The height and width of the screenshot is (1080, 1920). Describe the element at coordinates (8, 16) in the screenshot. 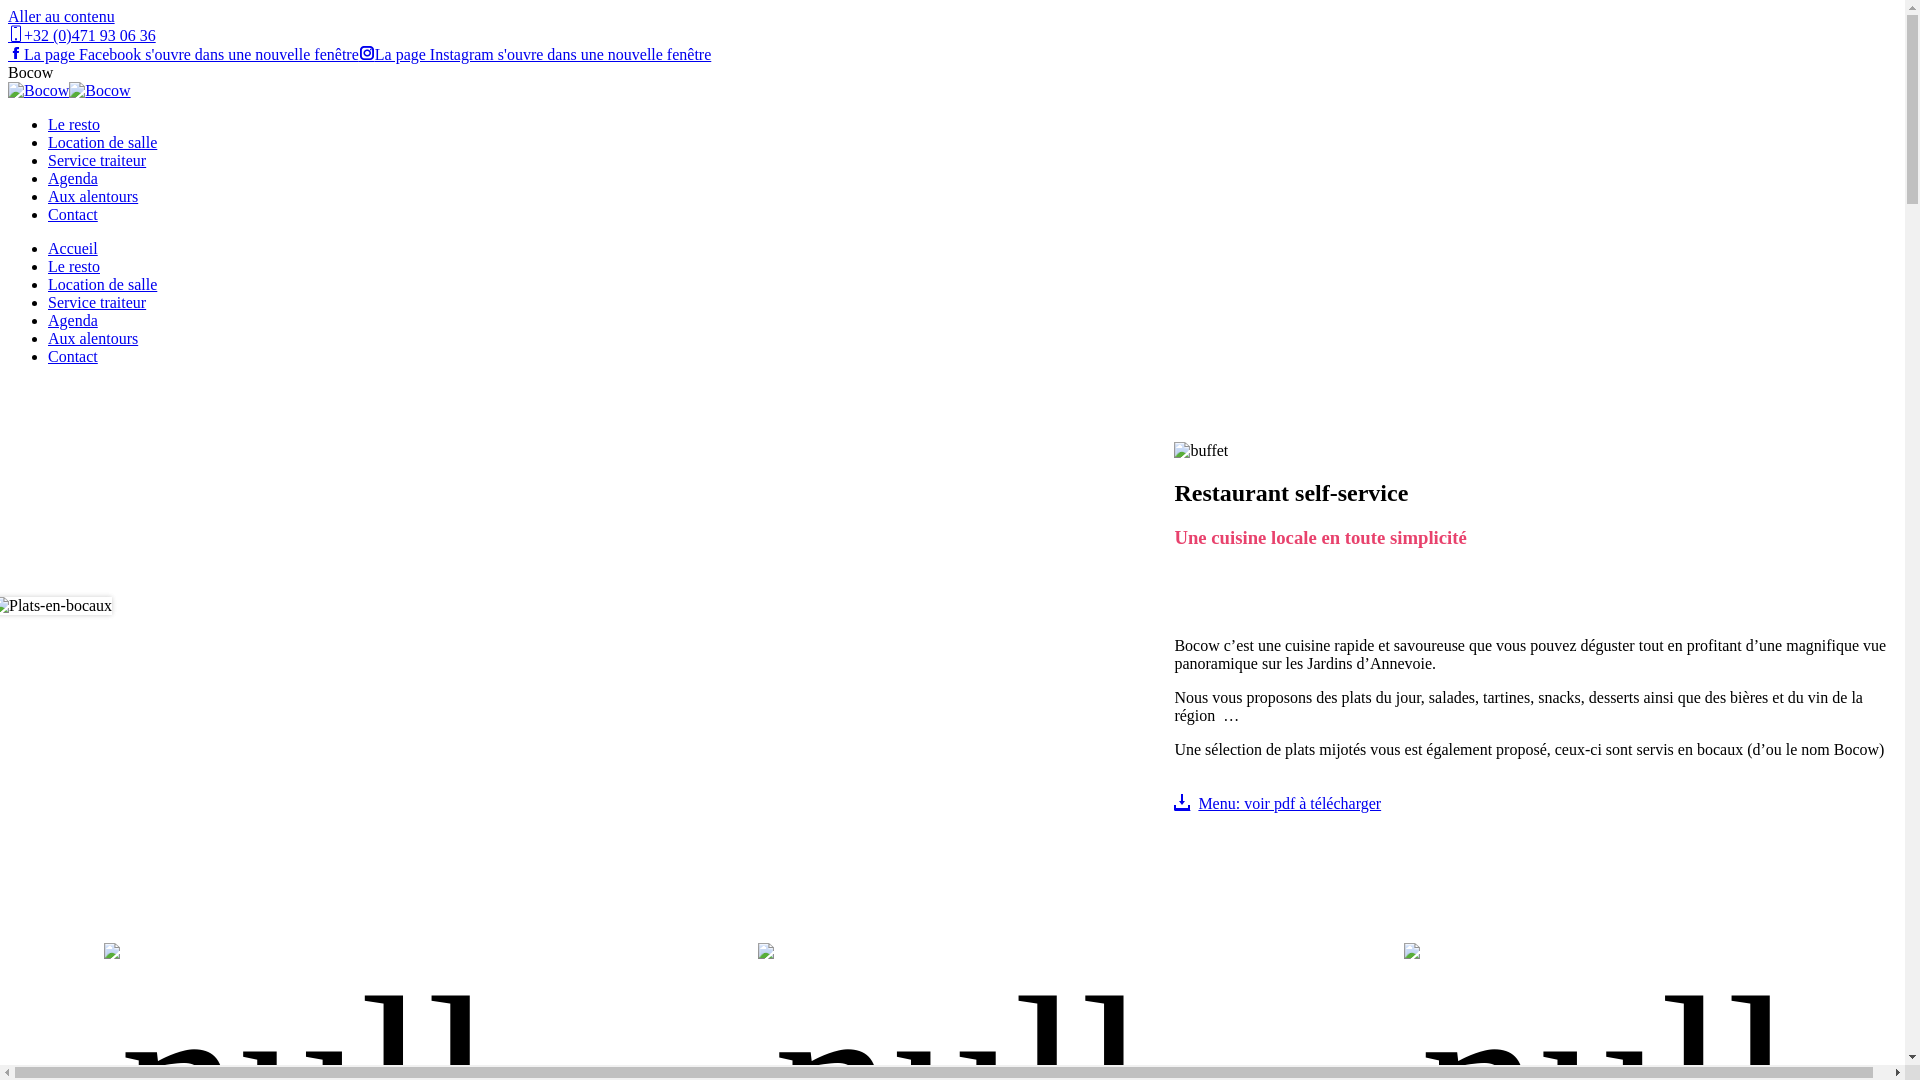

I see `'Aller au contenu'` at that location.